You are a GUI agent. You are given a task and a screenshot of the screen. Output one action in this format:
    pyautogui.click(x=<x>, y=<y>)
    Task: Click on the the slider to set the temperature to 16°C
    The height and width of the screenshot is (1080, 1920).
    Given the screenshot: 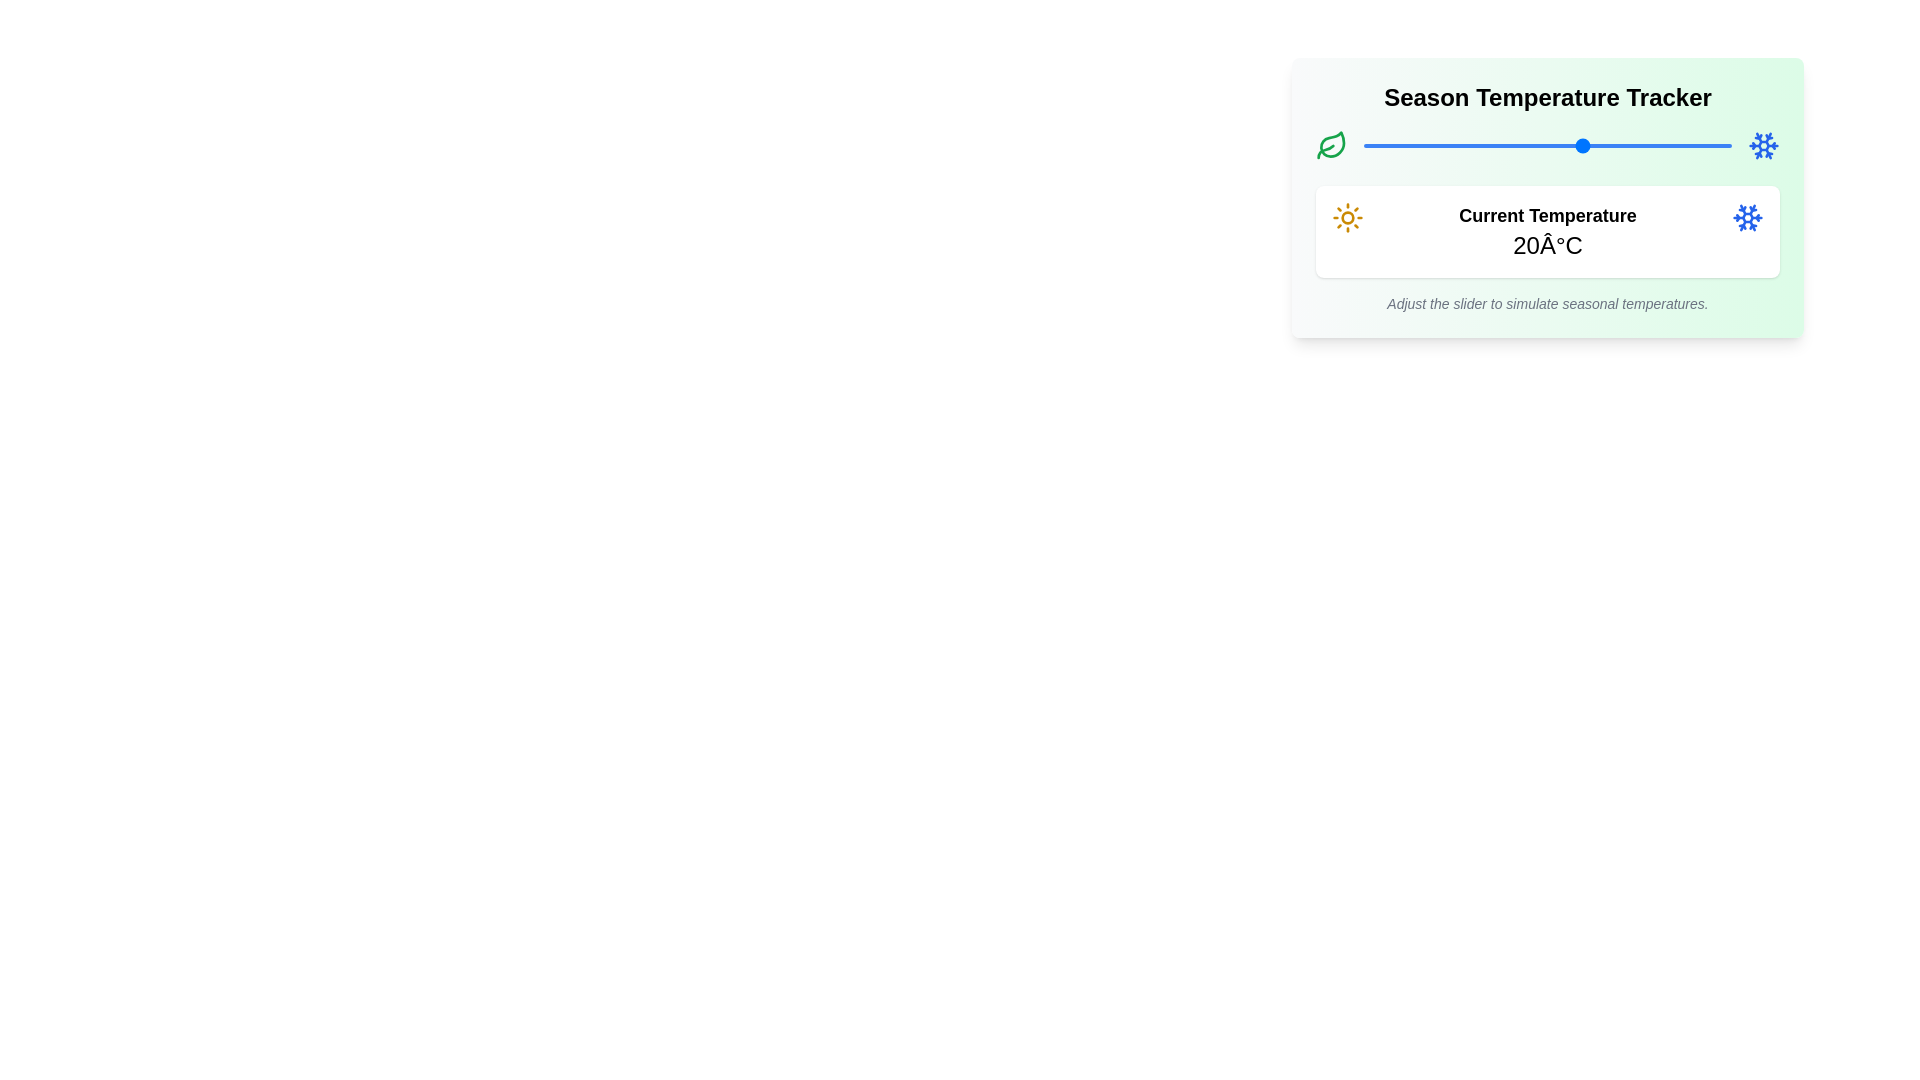 What is the action you would take?
    pyautogui.click(x=1554, y=145)
    